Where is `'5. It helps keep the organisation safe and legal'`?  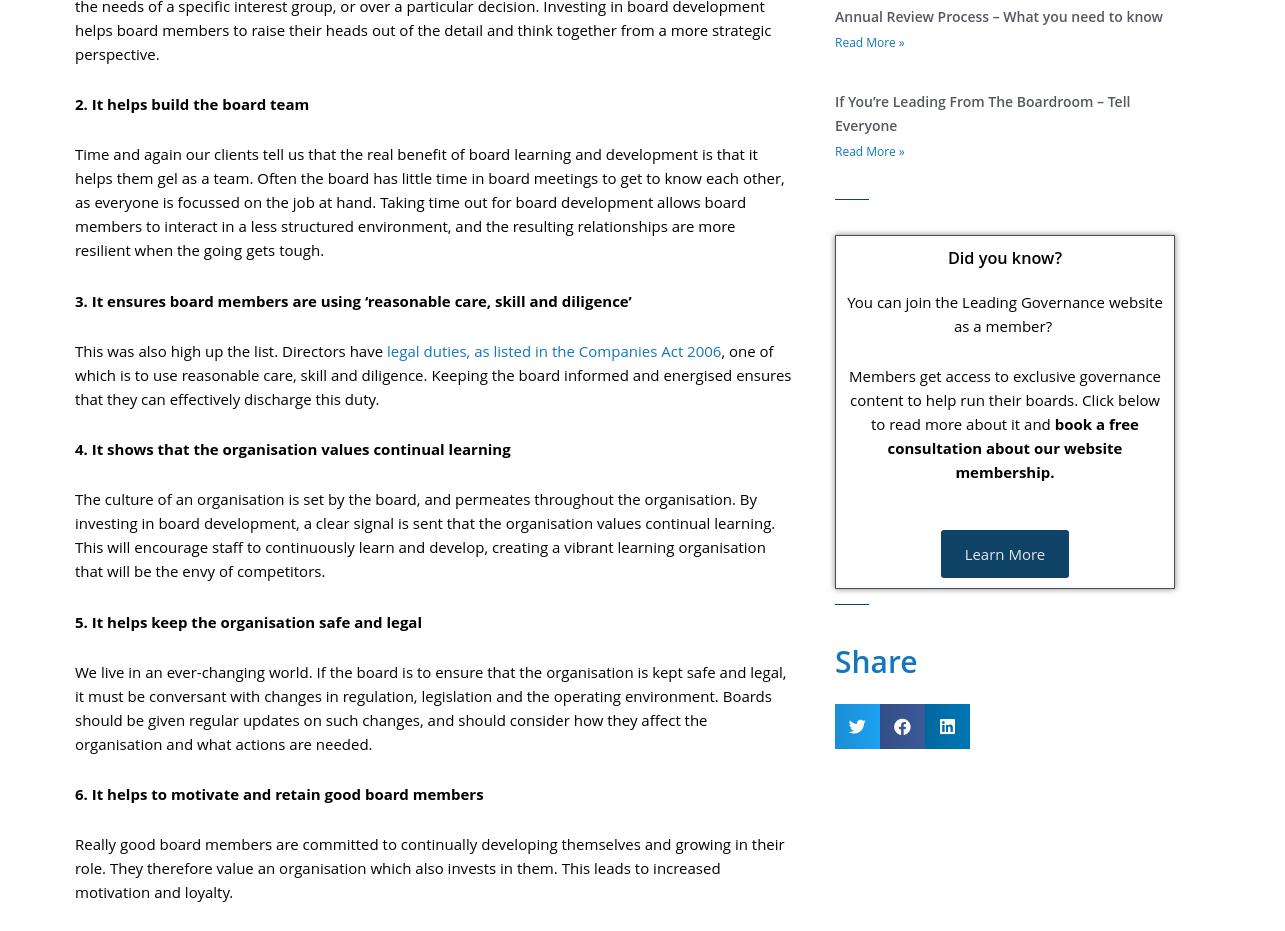 '5. It helps keep the organisation safe and legal' is located at coordinates (247, 620).